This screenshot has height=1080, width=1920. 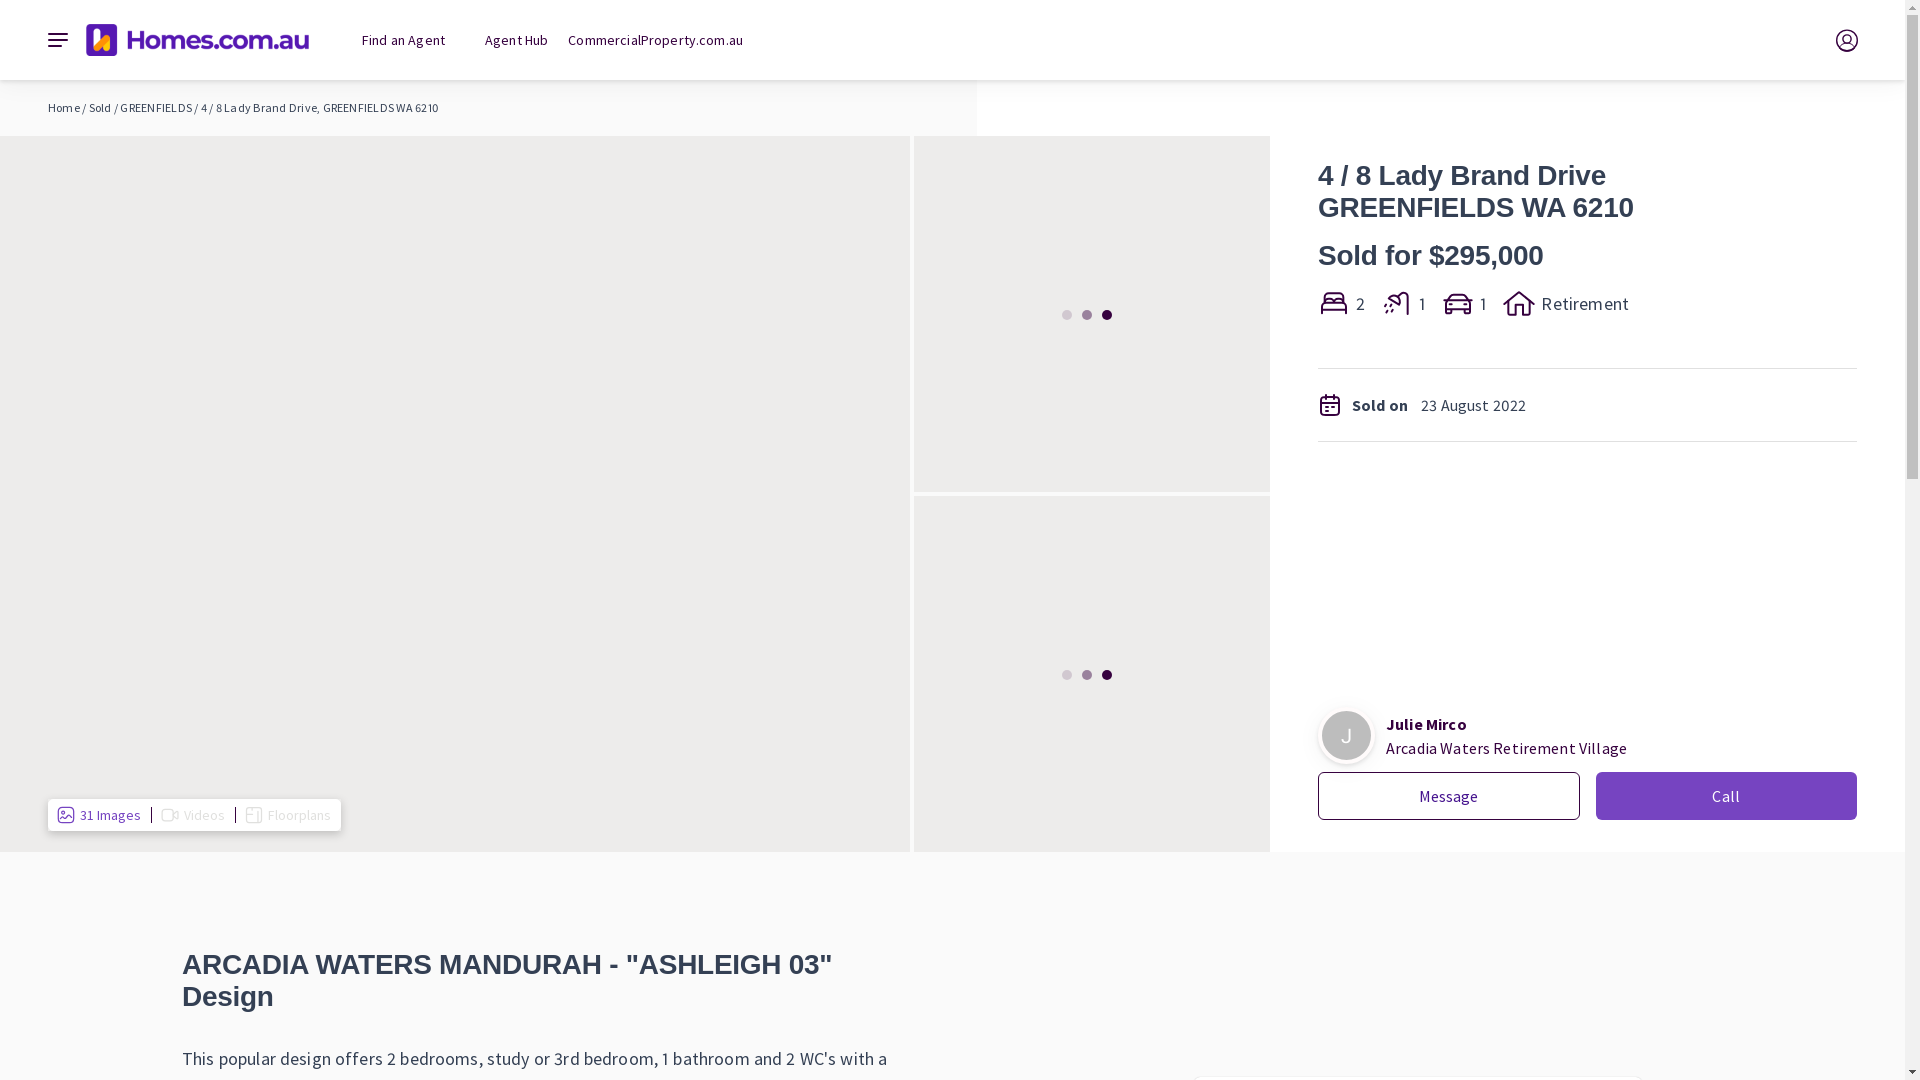 What do you see at coordinates (287, 814) in the screenshot?
I see `'Floorplans'` at bounding box center [287, 814].